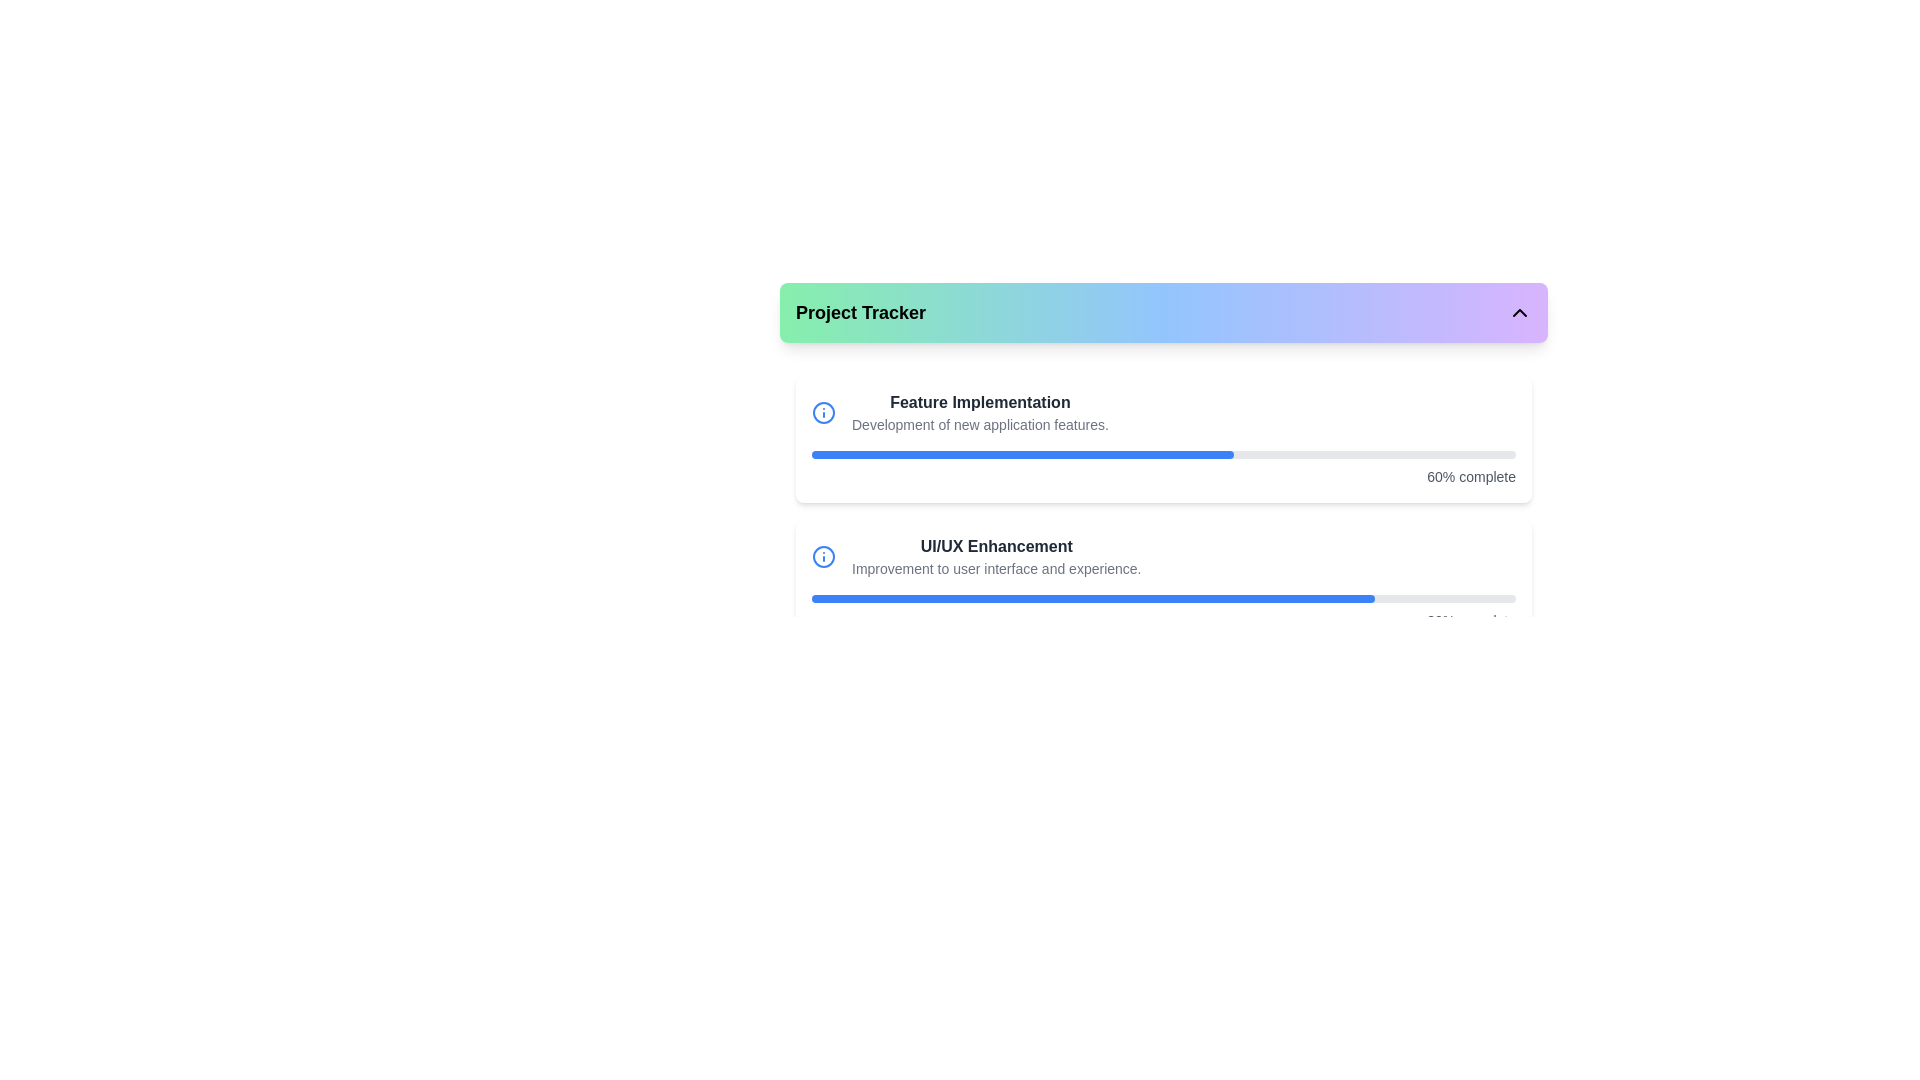 This screenshot has height=1080, width=1920. What do you see at coordinates (1163, 438) in the screenshot?
I see `the Progress panel titled 'Feature Implementation'` at bounding box center [1163, 438].